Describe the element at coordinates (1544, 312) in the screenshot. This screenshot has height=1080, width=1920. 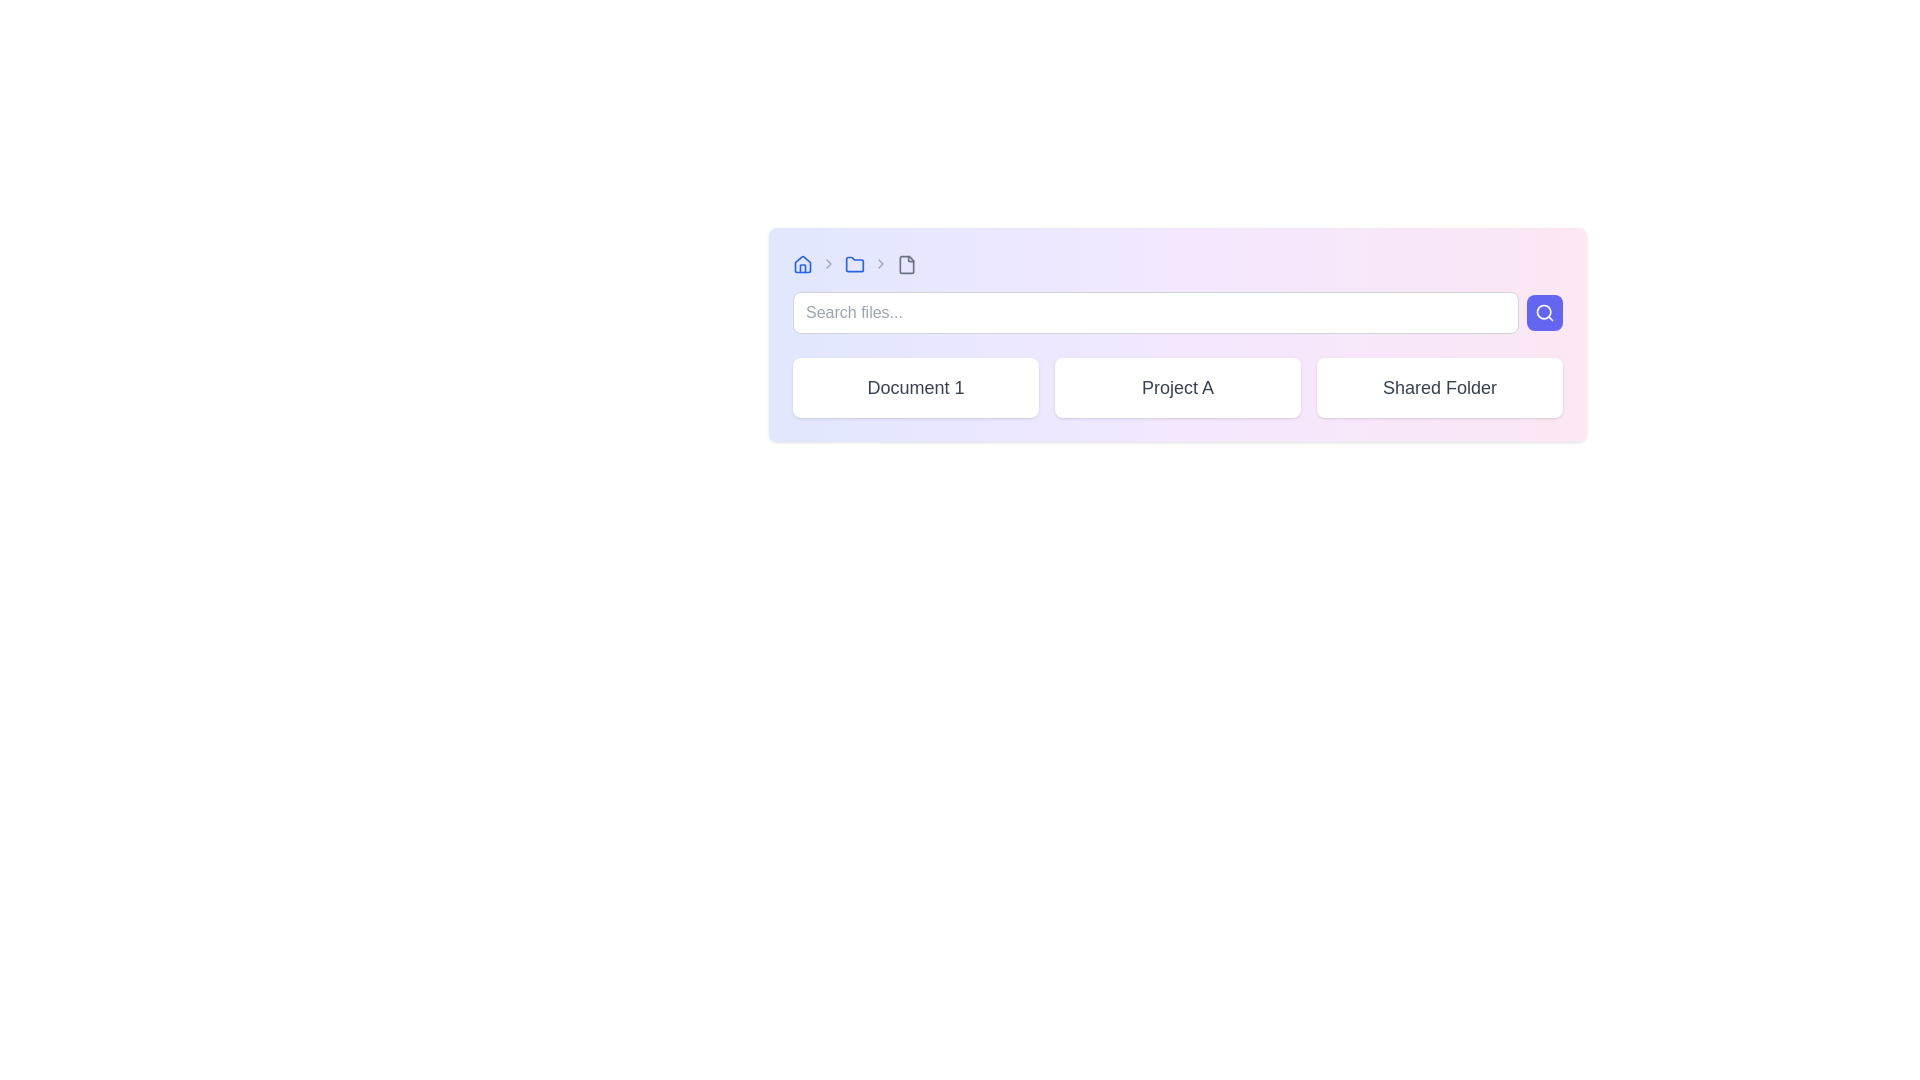
I see `the purple search button with a magnifying glass icon, located immediately to the right of the 'Search files...' input field, to initiate a search` at that location.